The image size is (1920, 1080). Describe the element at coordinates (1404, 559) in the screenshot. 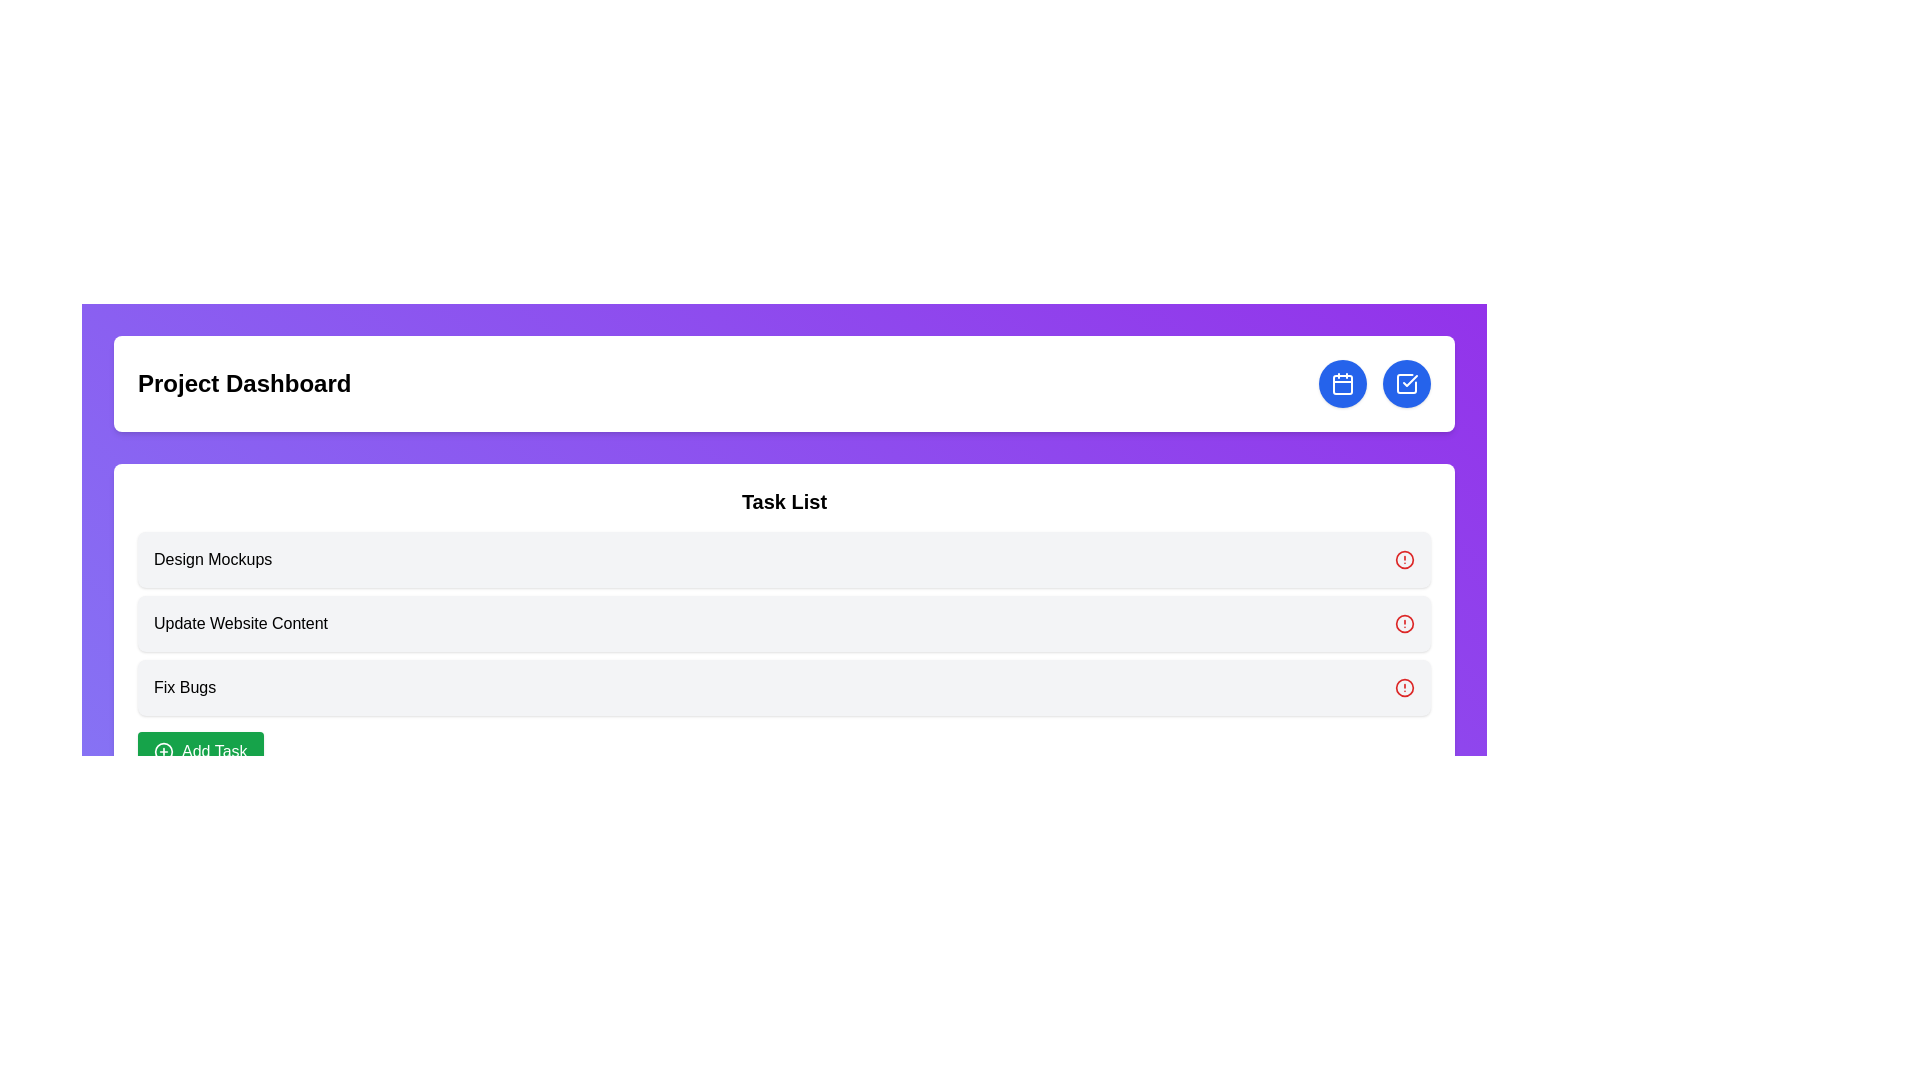

I see `the alert icon located to the right of the 'Design Mockups' text` at that location.